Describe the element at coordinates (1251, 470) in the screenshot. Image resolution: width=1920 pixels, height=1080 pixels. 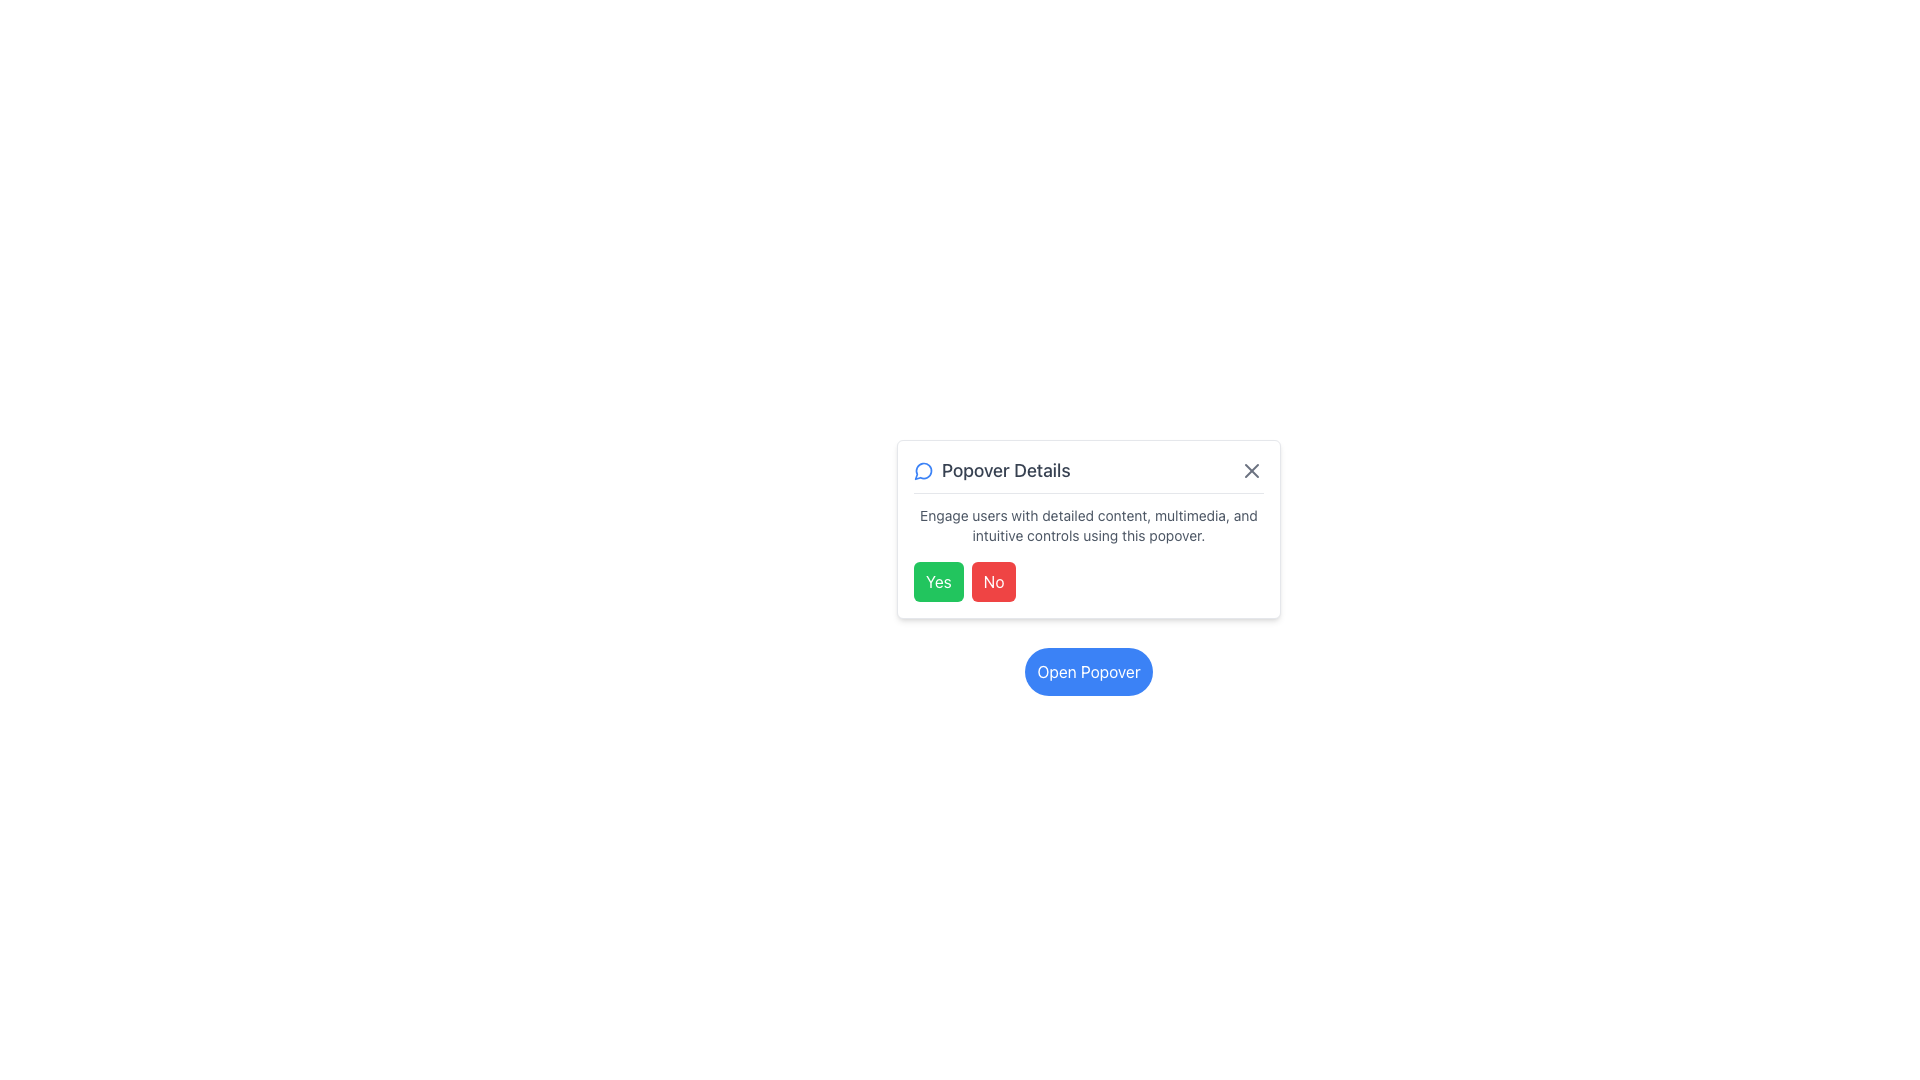
I see `the close button represented by an 'X' icon in the top-right corner of the 'Popover Details'` at that location.